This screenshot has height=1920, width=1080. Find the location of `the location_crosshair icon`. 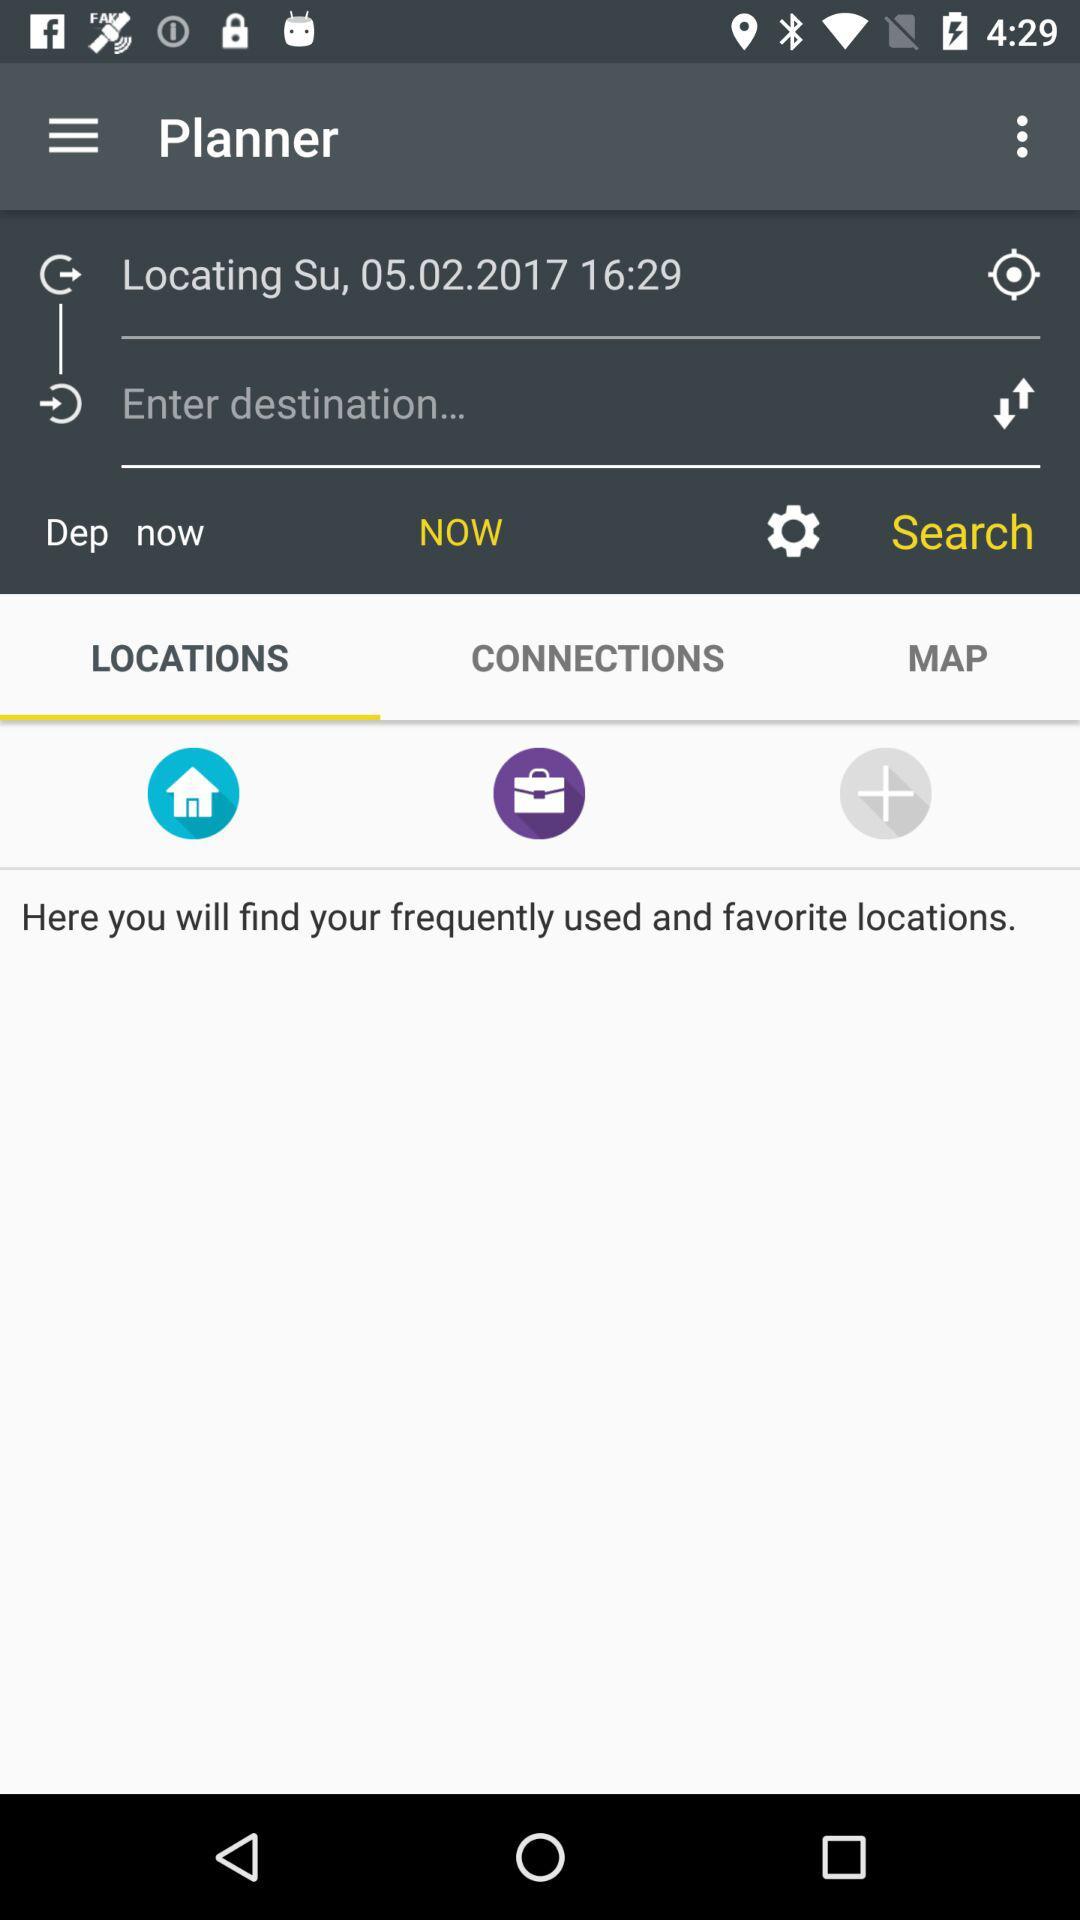

the location_crosshair icon is located at coordinates (1027, 261).